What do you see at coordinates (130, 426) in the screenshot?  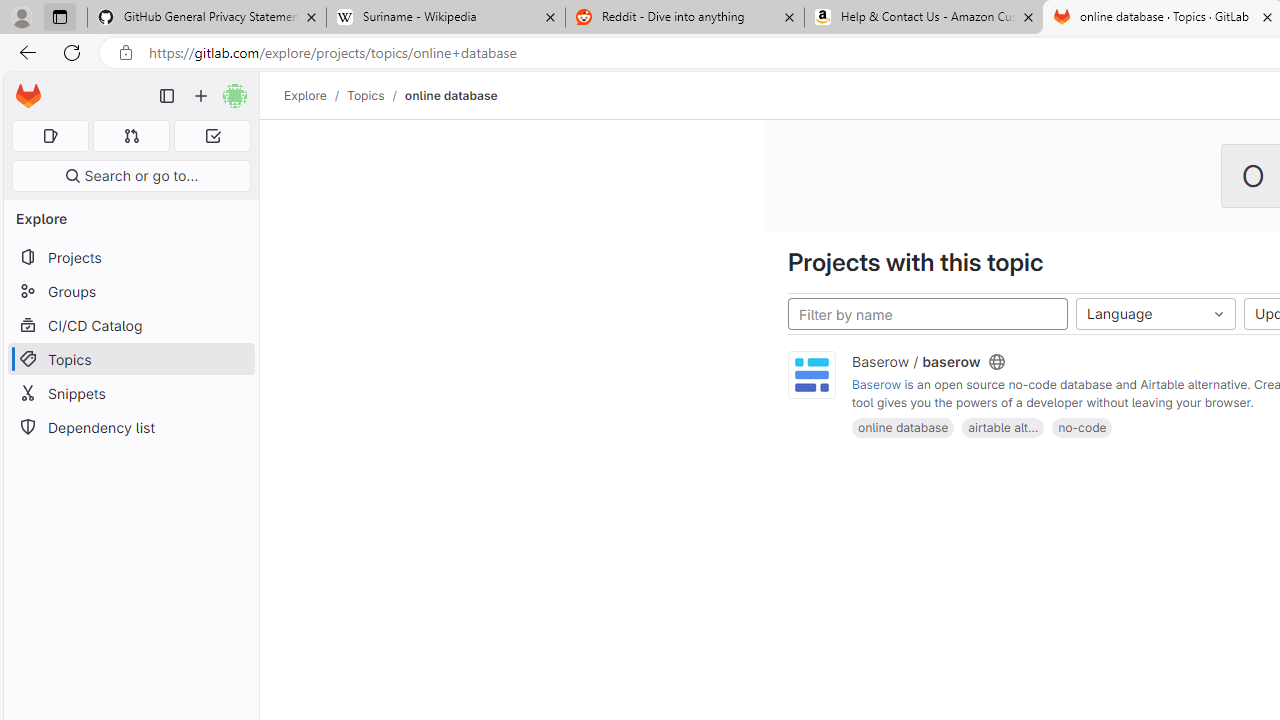 I see `'Dependency list'` at bounding box center [130, 426].